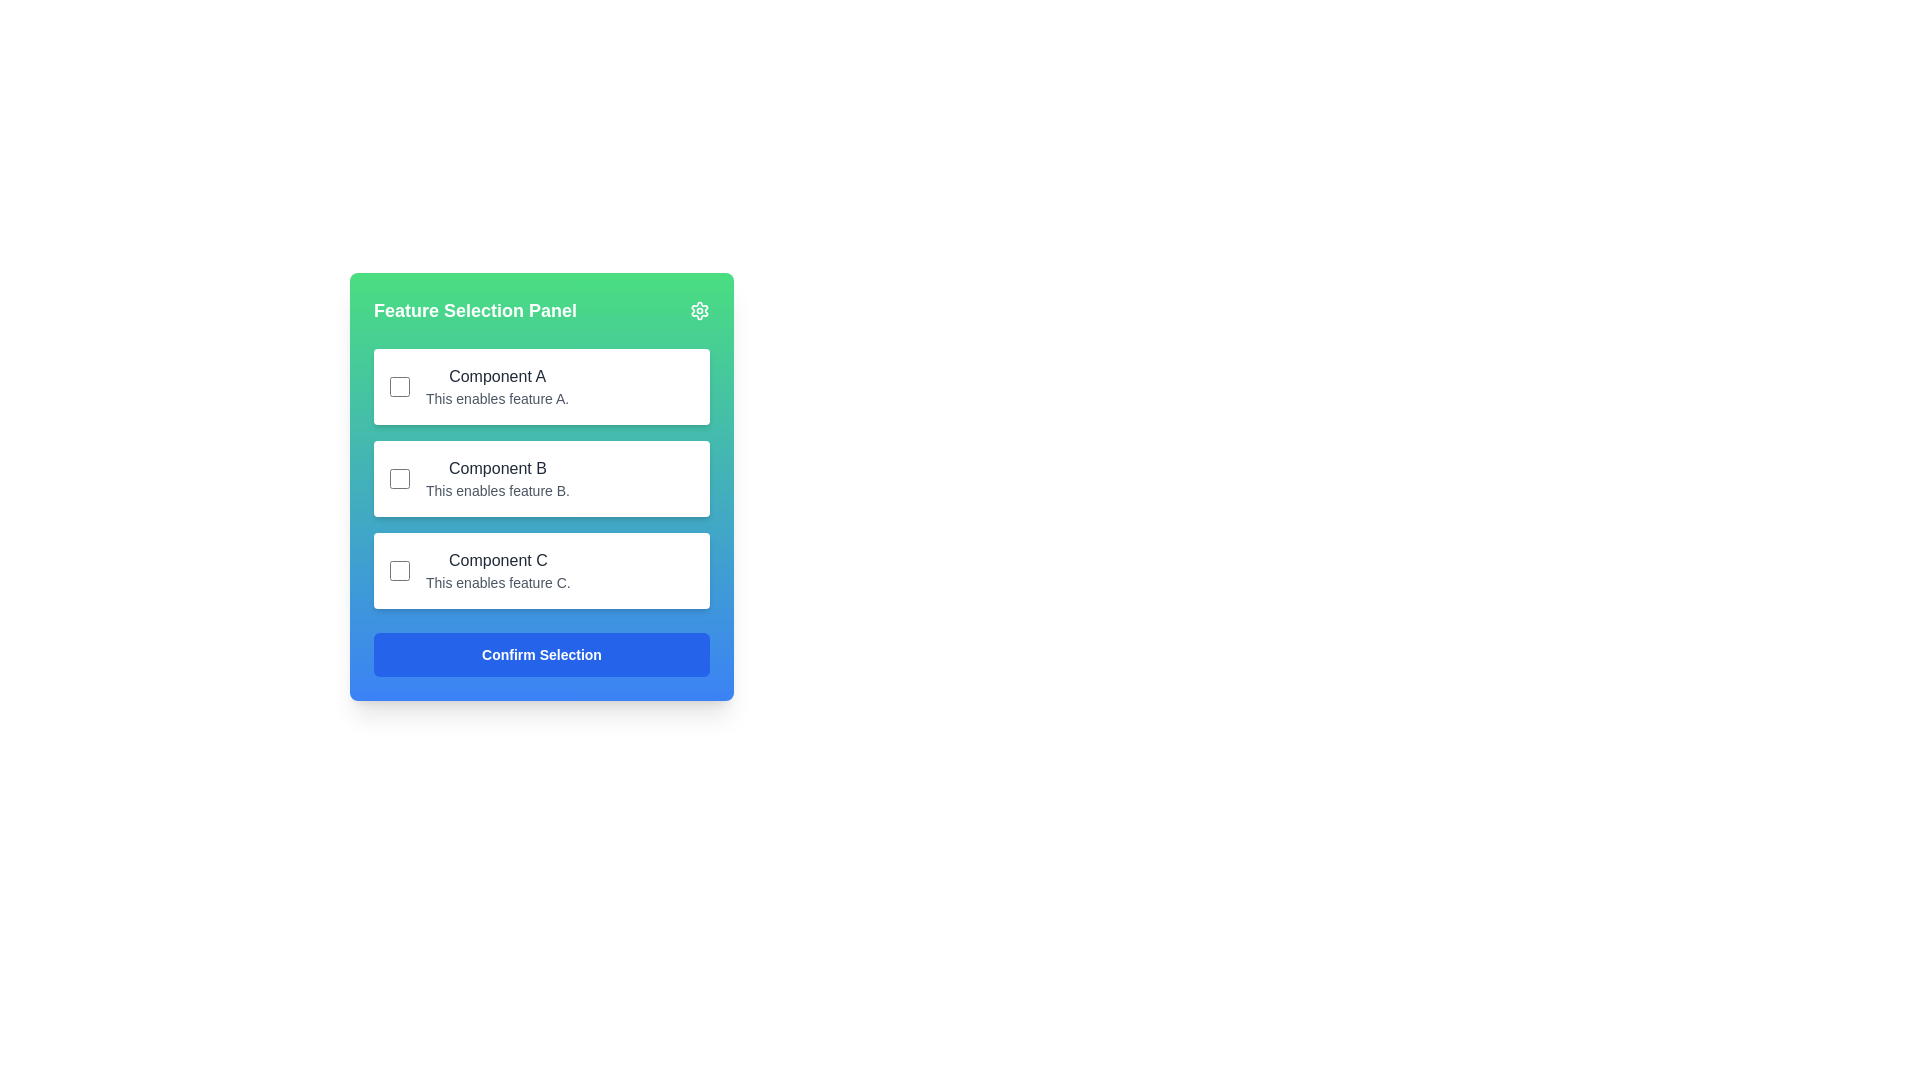 Image resolution: width=1920 pixels, height=1080 pixels. I want to click on the checkbox located at the leftmost side of the 'Component C' row, which is adjacent to the text 'Component C' and 'This enables feature C.', so click(399, 570).